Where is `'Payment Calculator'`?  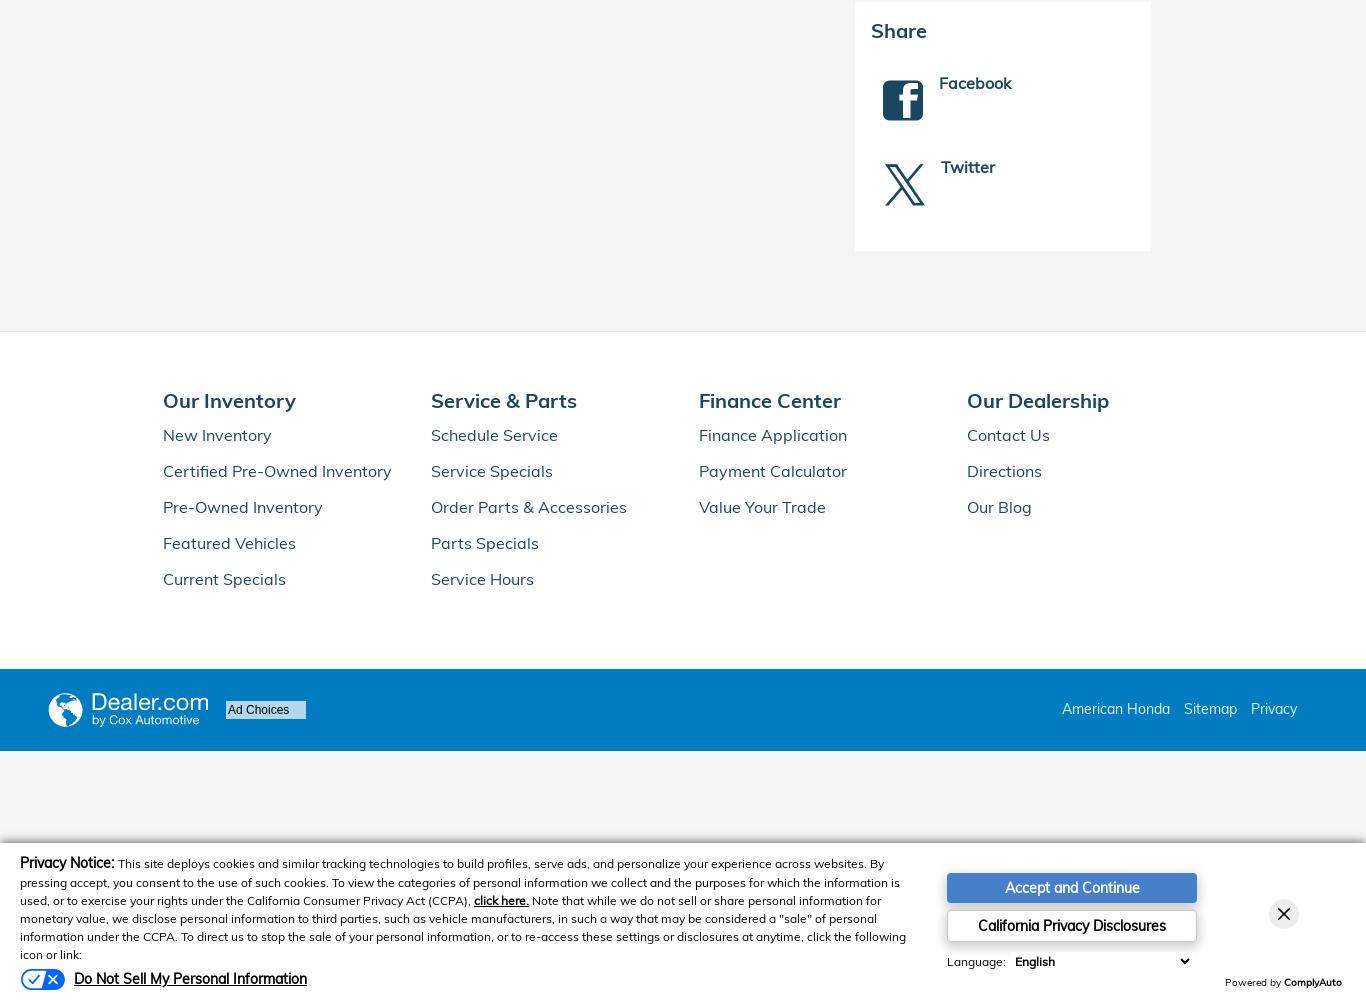
'Payment Calculator' is located at coordinates (698, 469).